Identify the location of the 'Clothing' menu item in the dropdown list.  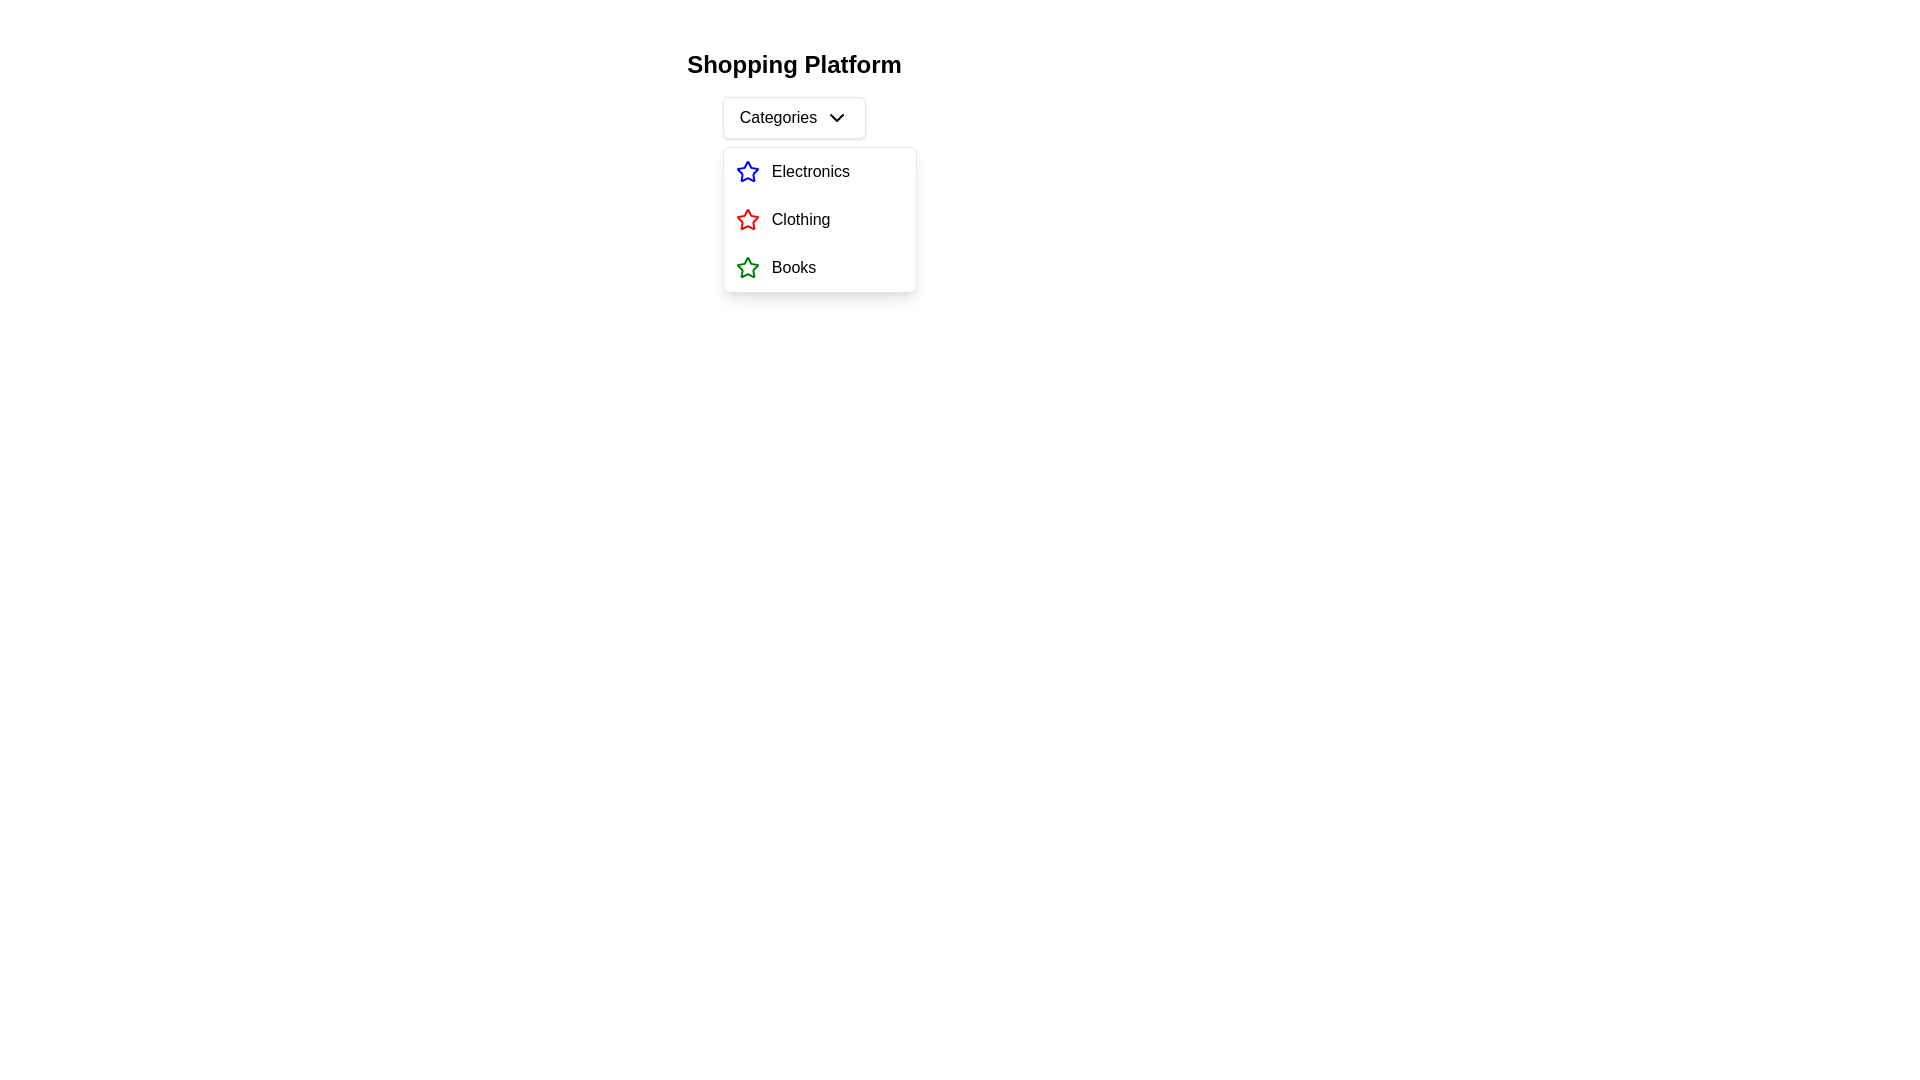
(819, 219).